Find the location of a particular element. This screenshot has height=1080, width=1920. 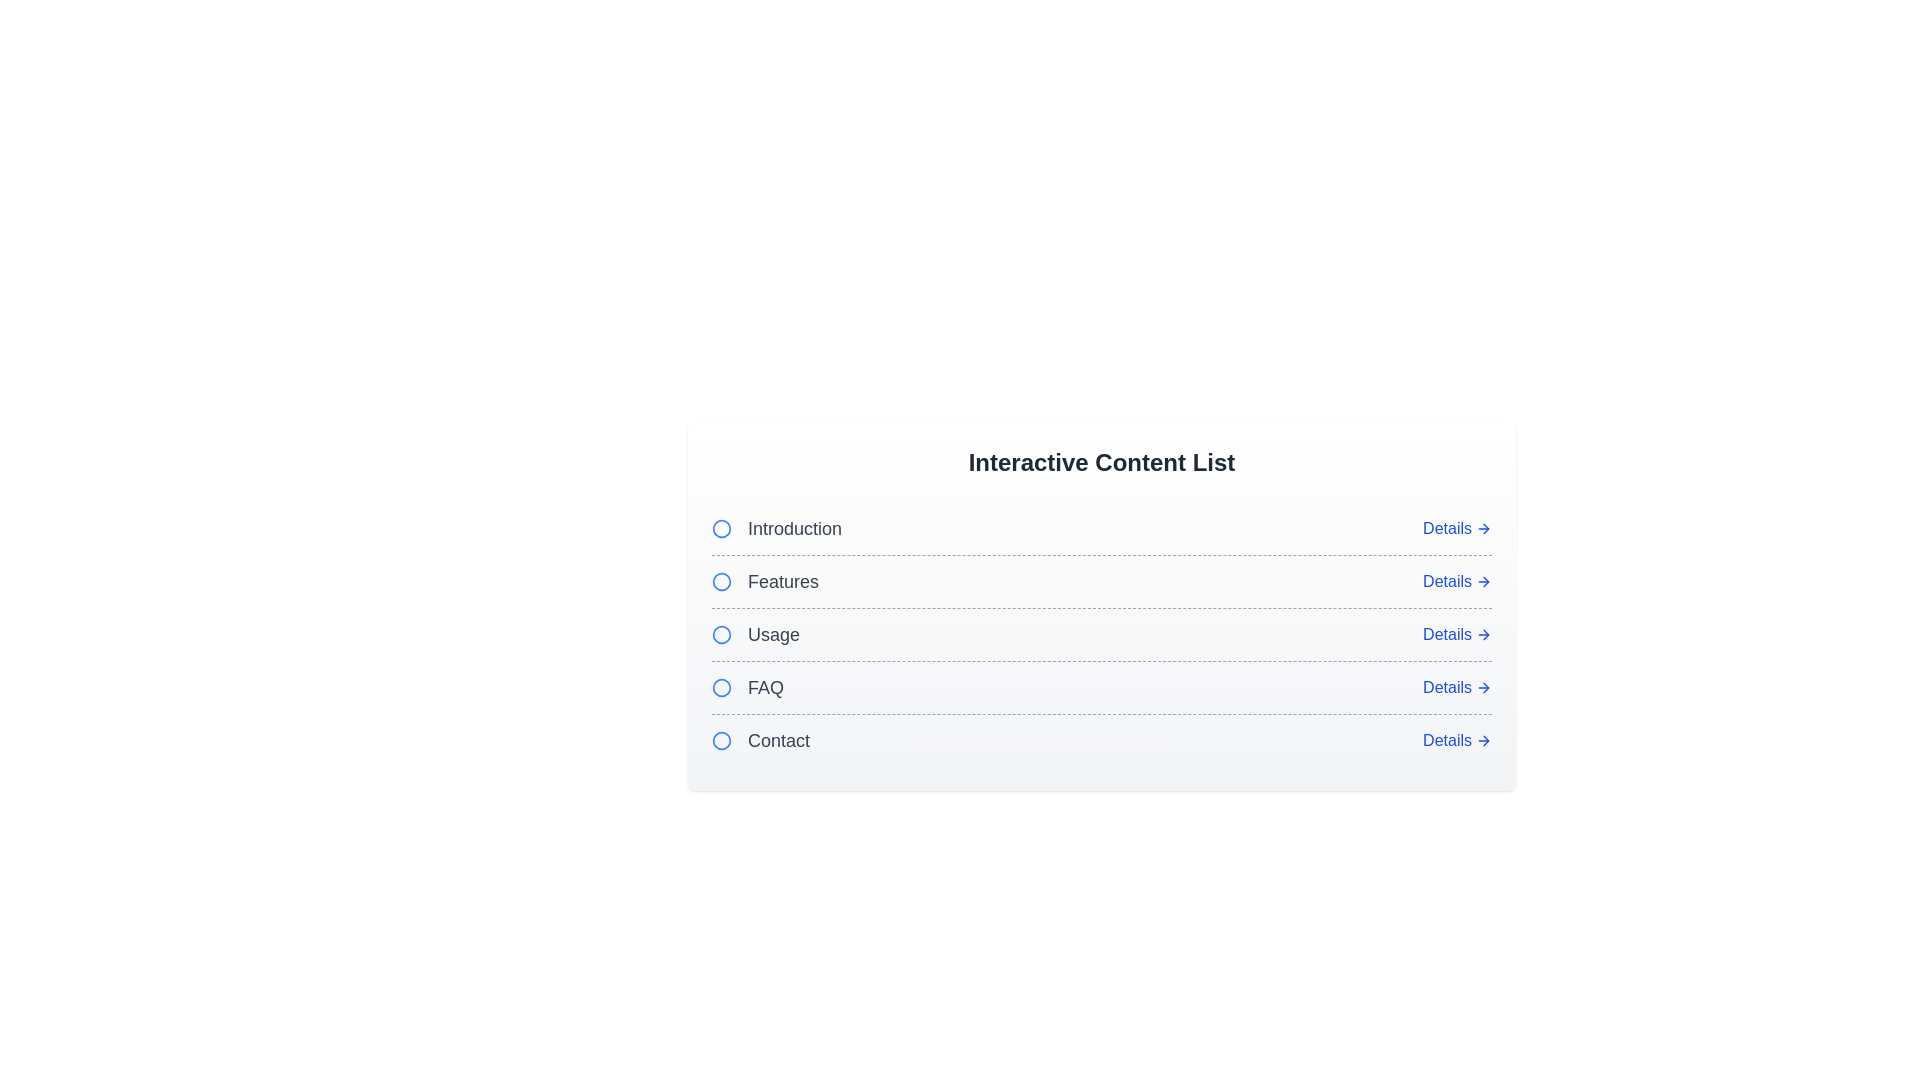

the arrow icon pointing to the right, which is part of the 'Details' link in the fifth row of the table associated with the 'Contact' entry is located at coordinates (1483, 635).